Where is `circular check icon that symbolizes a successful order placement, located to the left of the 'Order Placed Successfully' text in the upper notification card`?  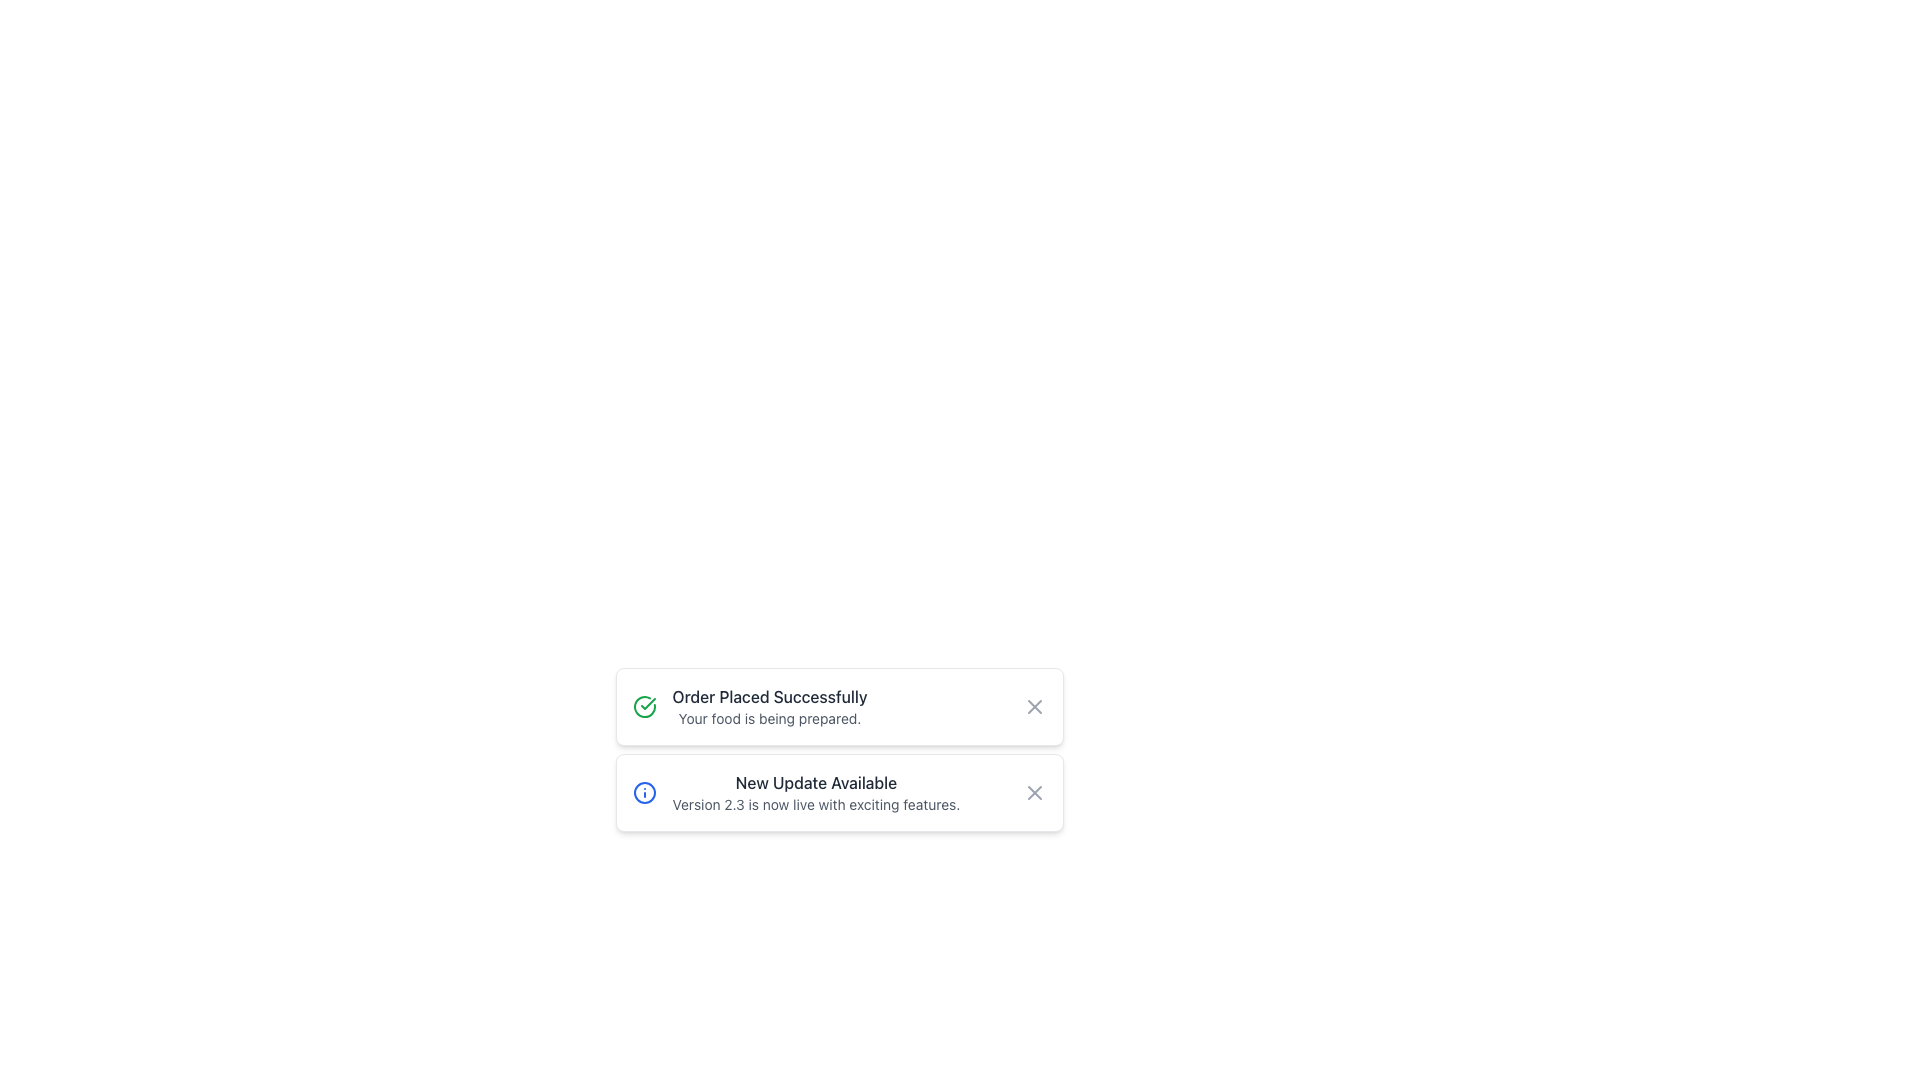
circular check icon that symbolizes a successful order placement, located to the left of the 'Order Placed Successfully' text in the upper notification card is located at coordinates (648, 703).